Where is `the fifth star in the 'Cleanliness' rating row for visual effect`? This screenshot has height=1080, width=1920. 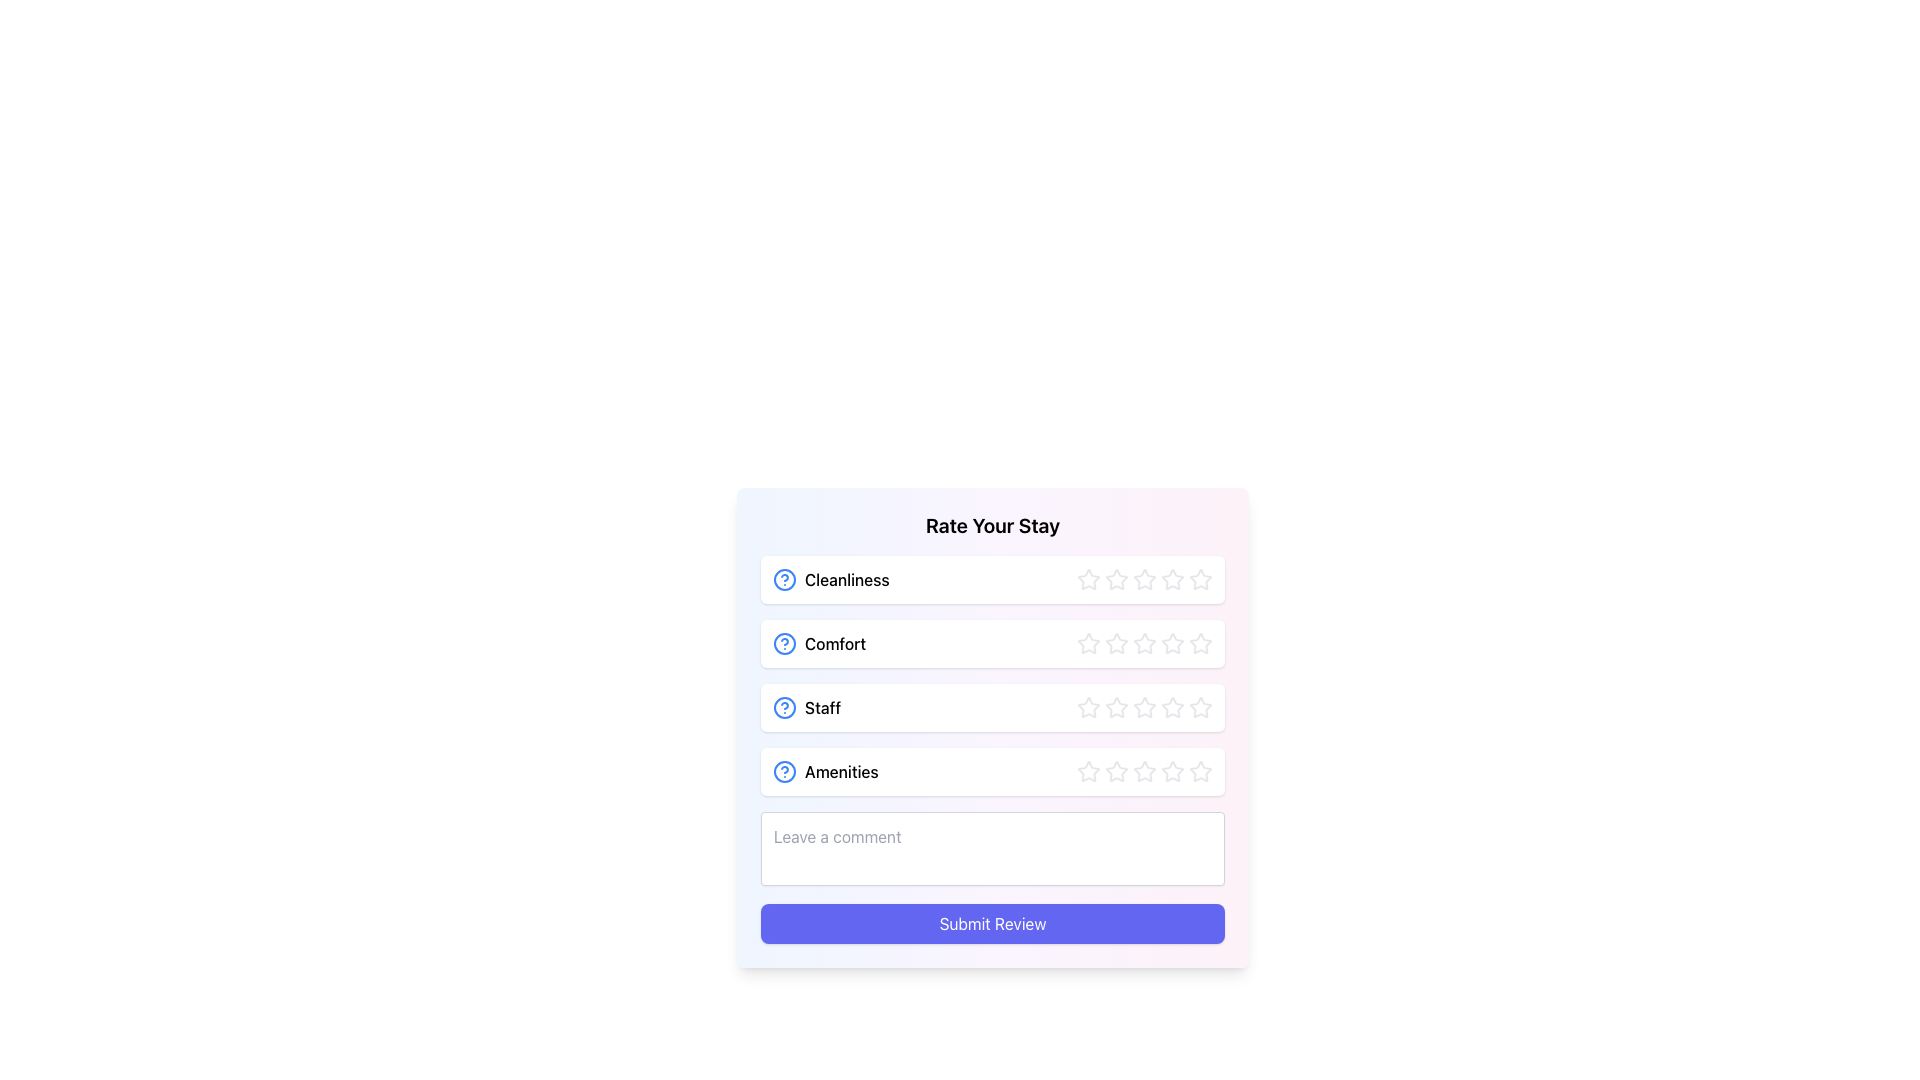
the fifth star in the 'Cleanliness' rating row for visual effect is located at coordinates (1172, 579).